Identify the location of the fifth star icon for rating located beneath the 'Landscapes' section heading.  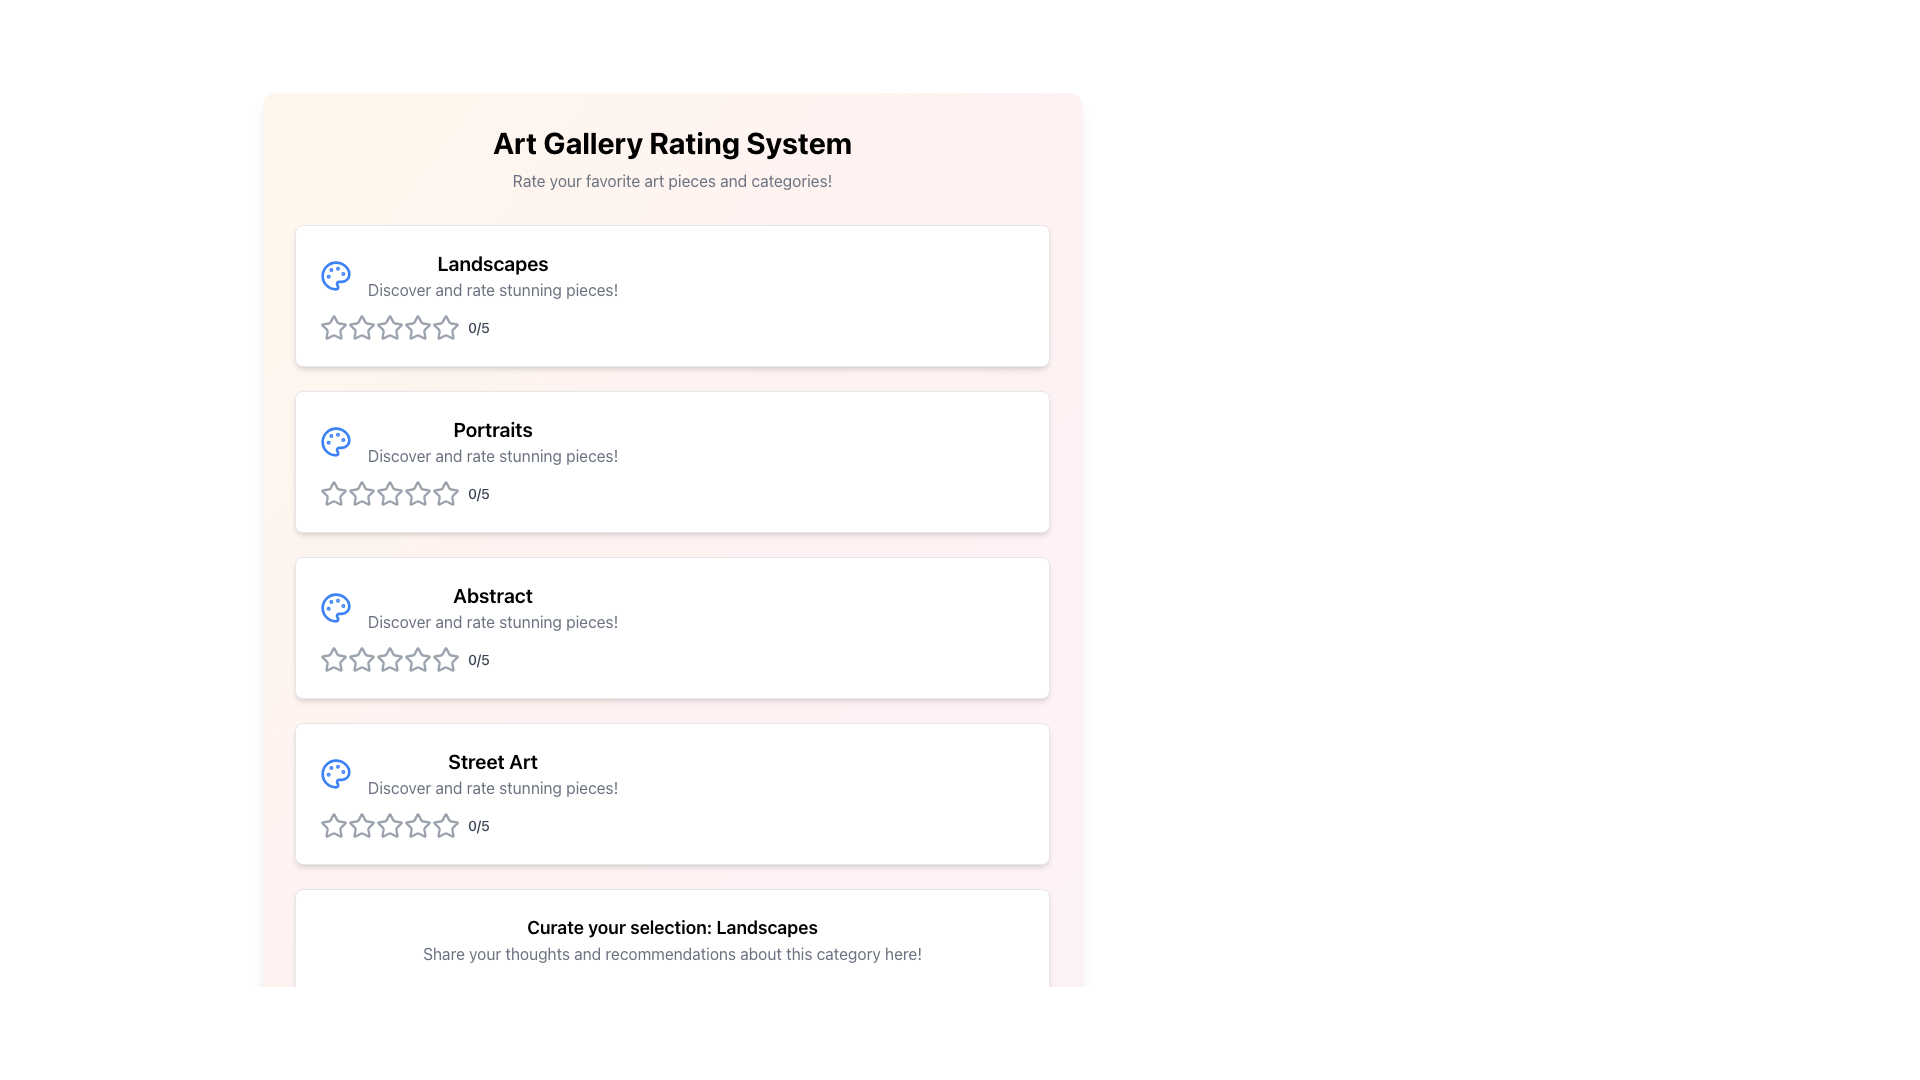
(416, 326).